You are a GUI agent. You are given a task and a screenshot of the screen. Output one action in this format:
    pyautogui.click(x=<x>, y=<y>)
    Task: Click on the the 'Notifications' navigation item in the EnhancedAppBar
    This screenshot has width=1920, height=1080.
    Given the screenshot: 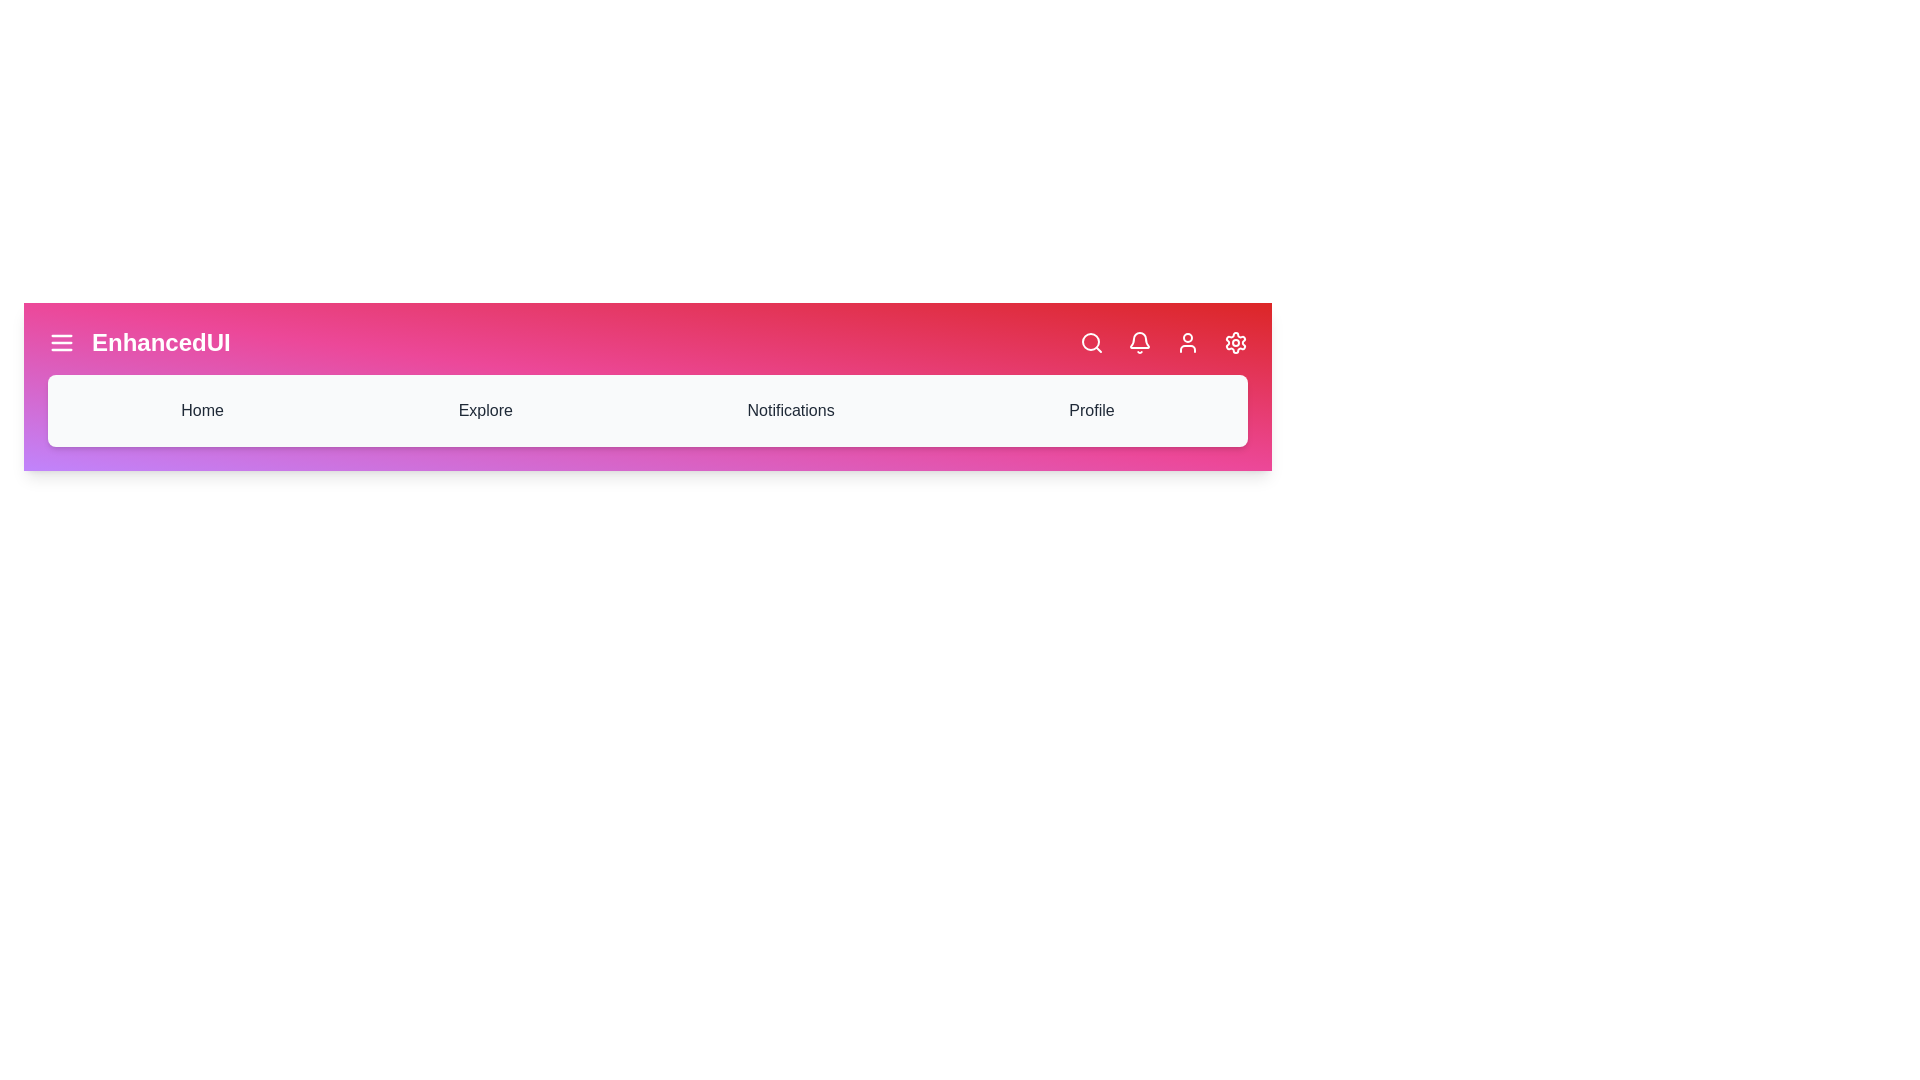 What is the action you would take?
    pyautogui.click(x=790, y=410)
    